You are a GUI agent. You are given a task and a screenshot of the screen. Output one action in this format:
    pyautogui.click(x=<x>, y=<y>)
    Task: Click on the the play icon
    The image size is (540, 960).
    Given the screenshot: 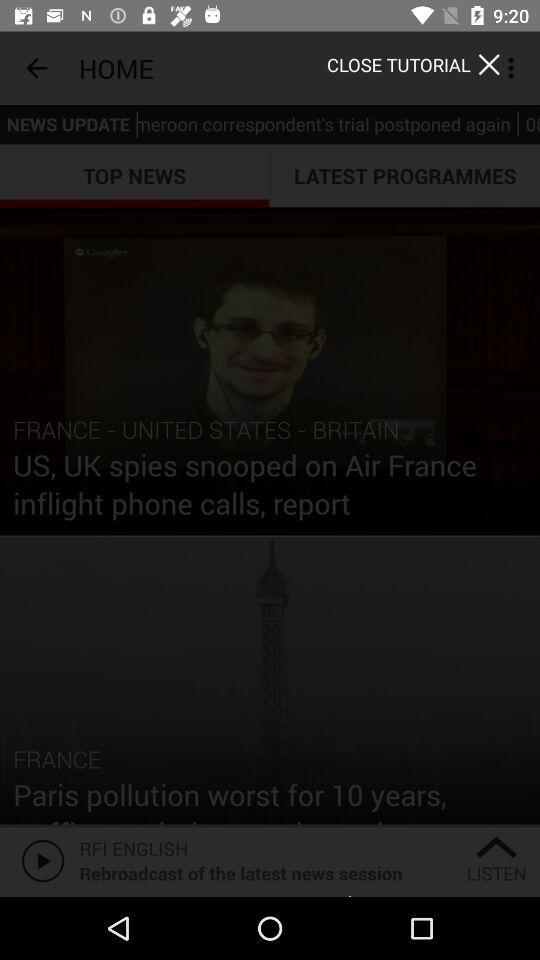 What is the action you would take?
    pyautogui.click(x=39, y=859)
    